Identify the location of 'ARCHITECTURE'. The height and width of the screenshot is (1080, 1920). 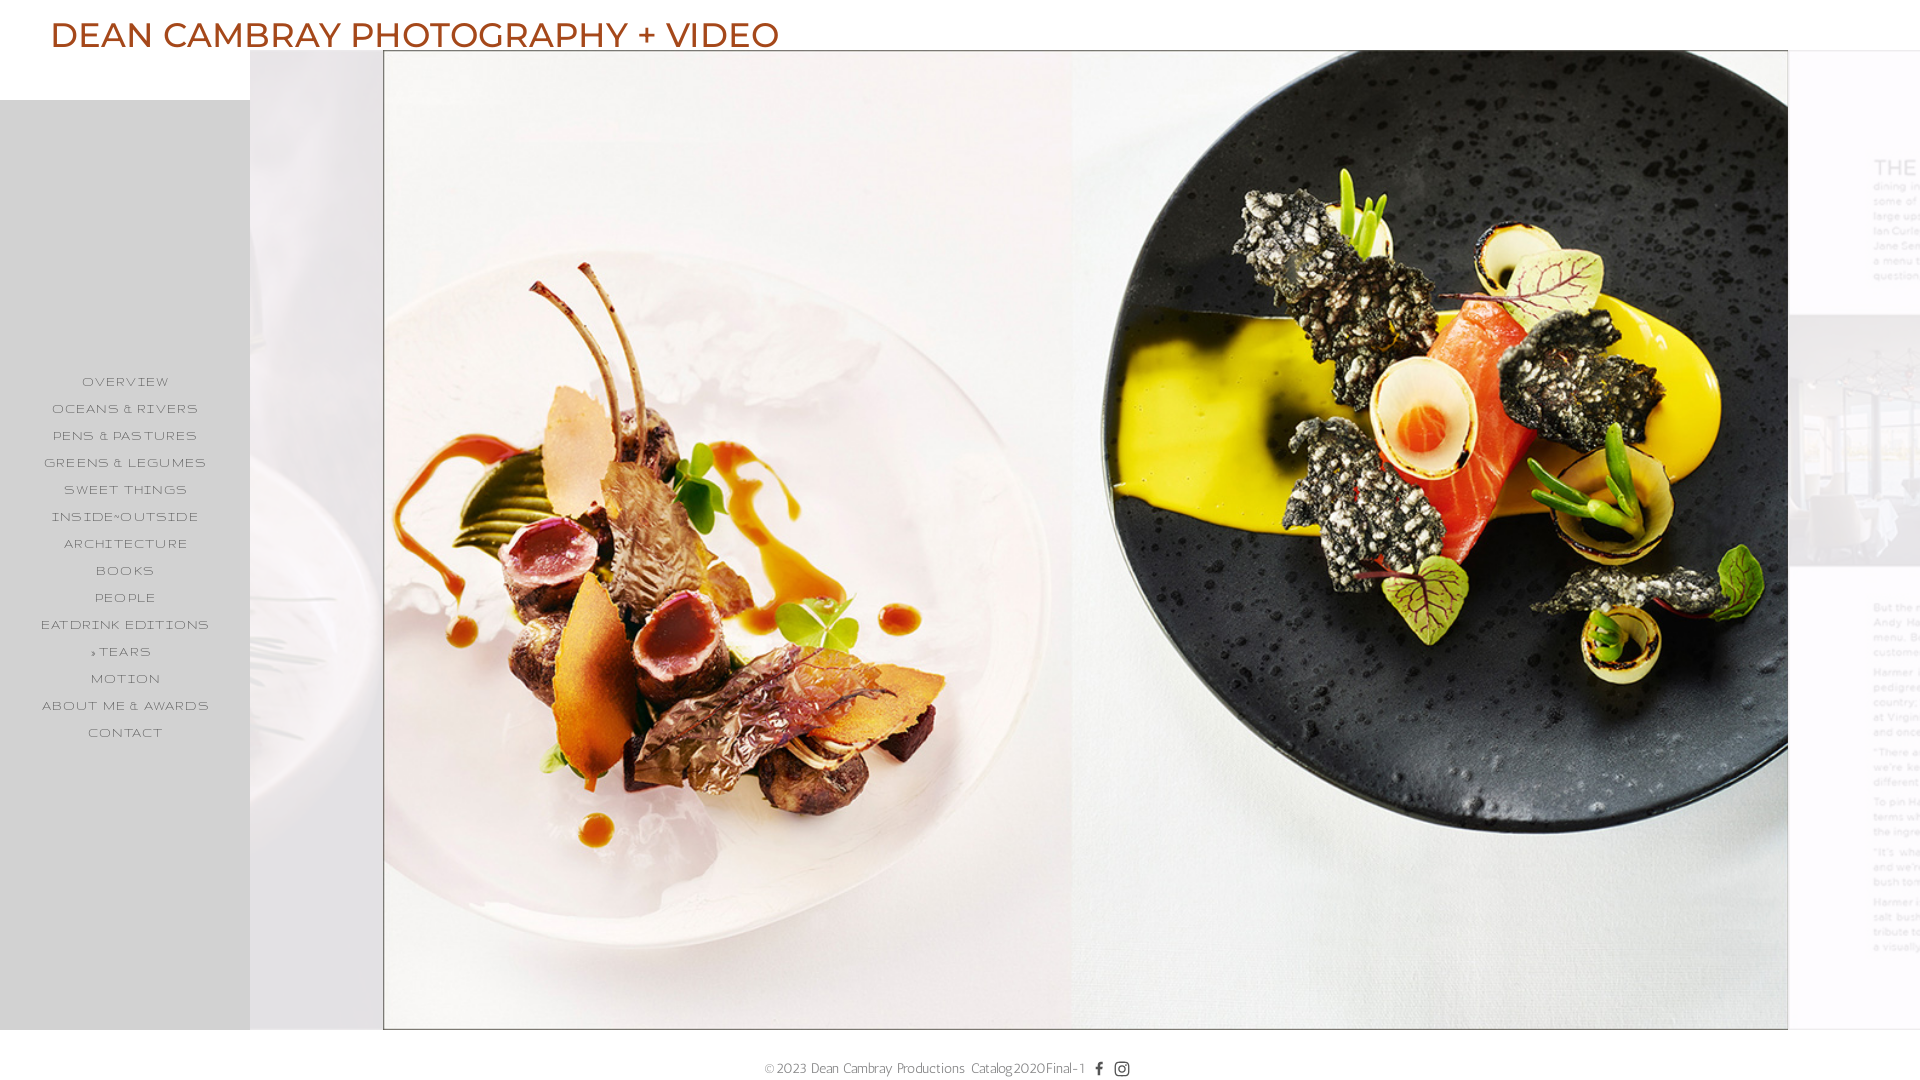
(124, 543).